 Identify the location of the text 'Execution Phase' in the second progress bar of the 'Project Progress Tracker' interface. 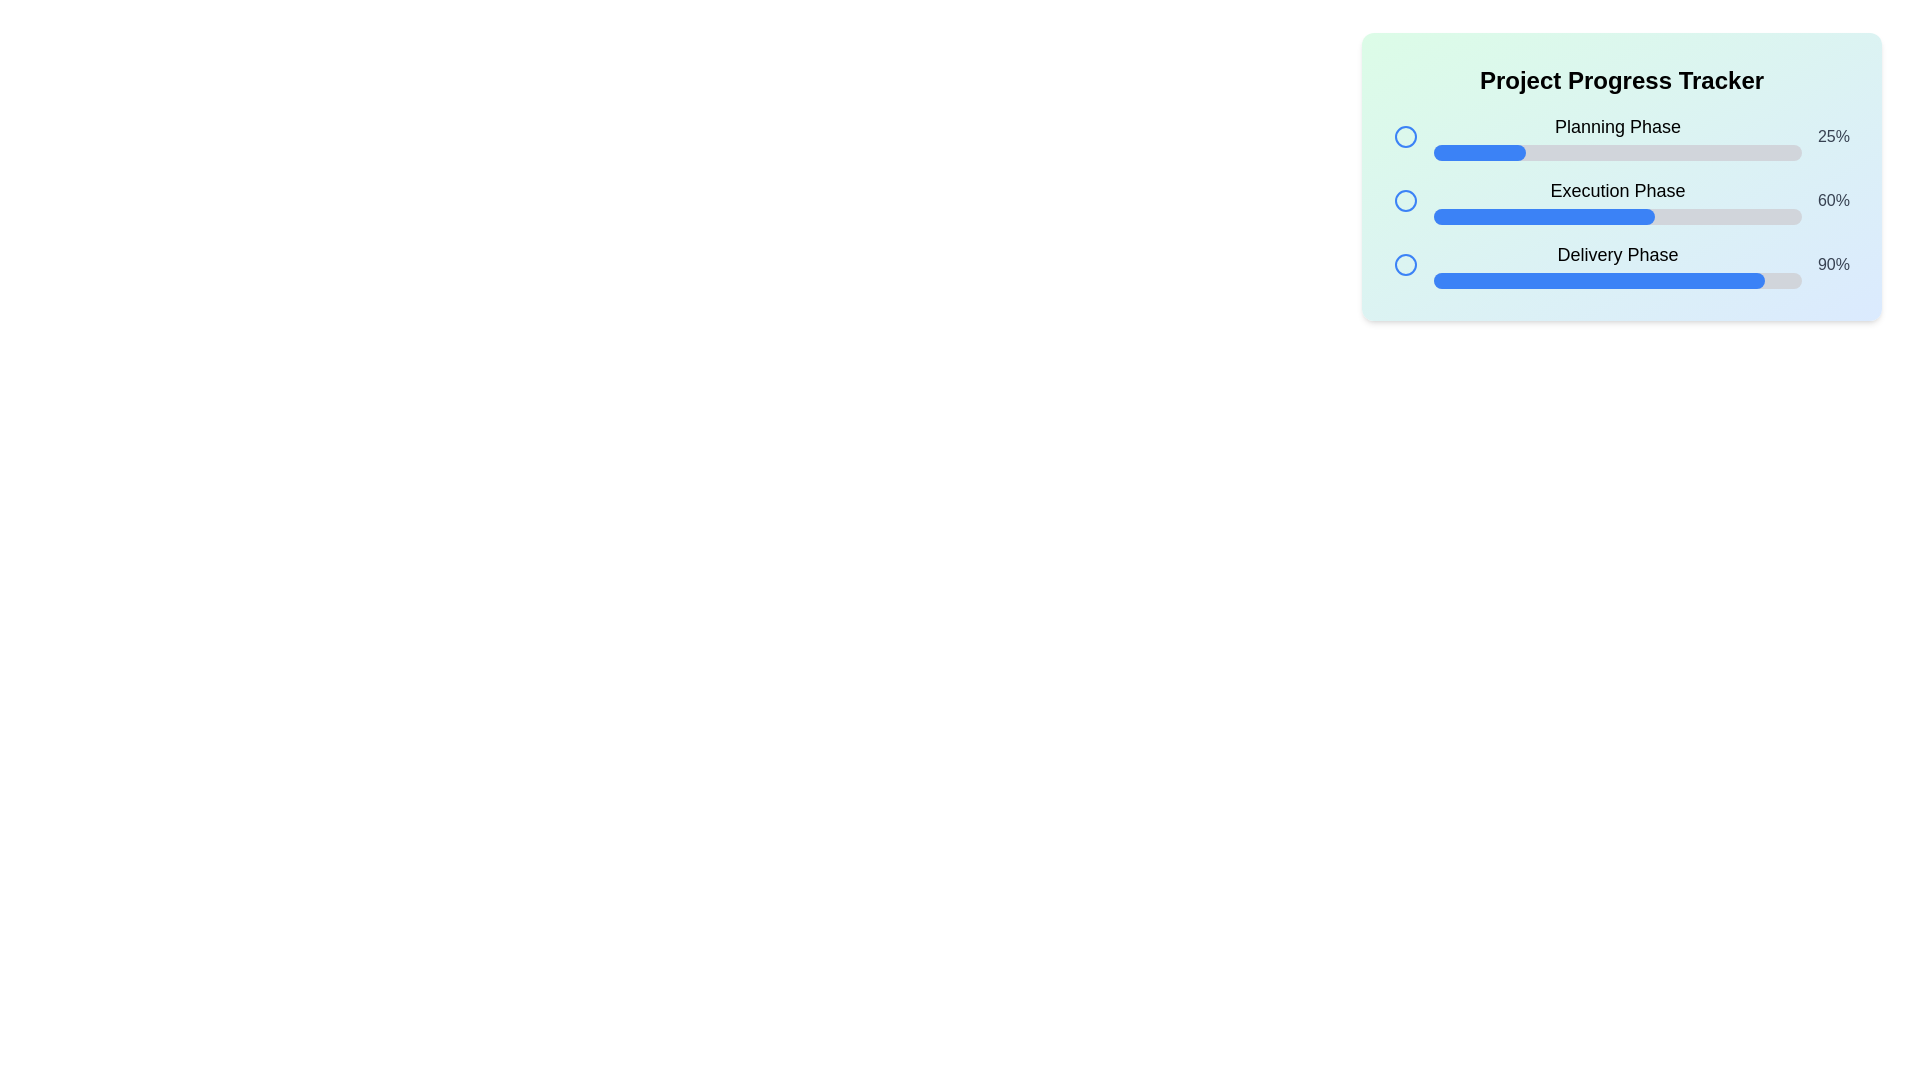
(1622, 200).